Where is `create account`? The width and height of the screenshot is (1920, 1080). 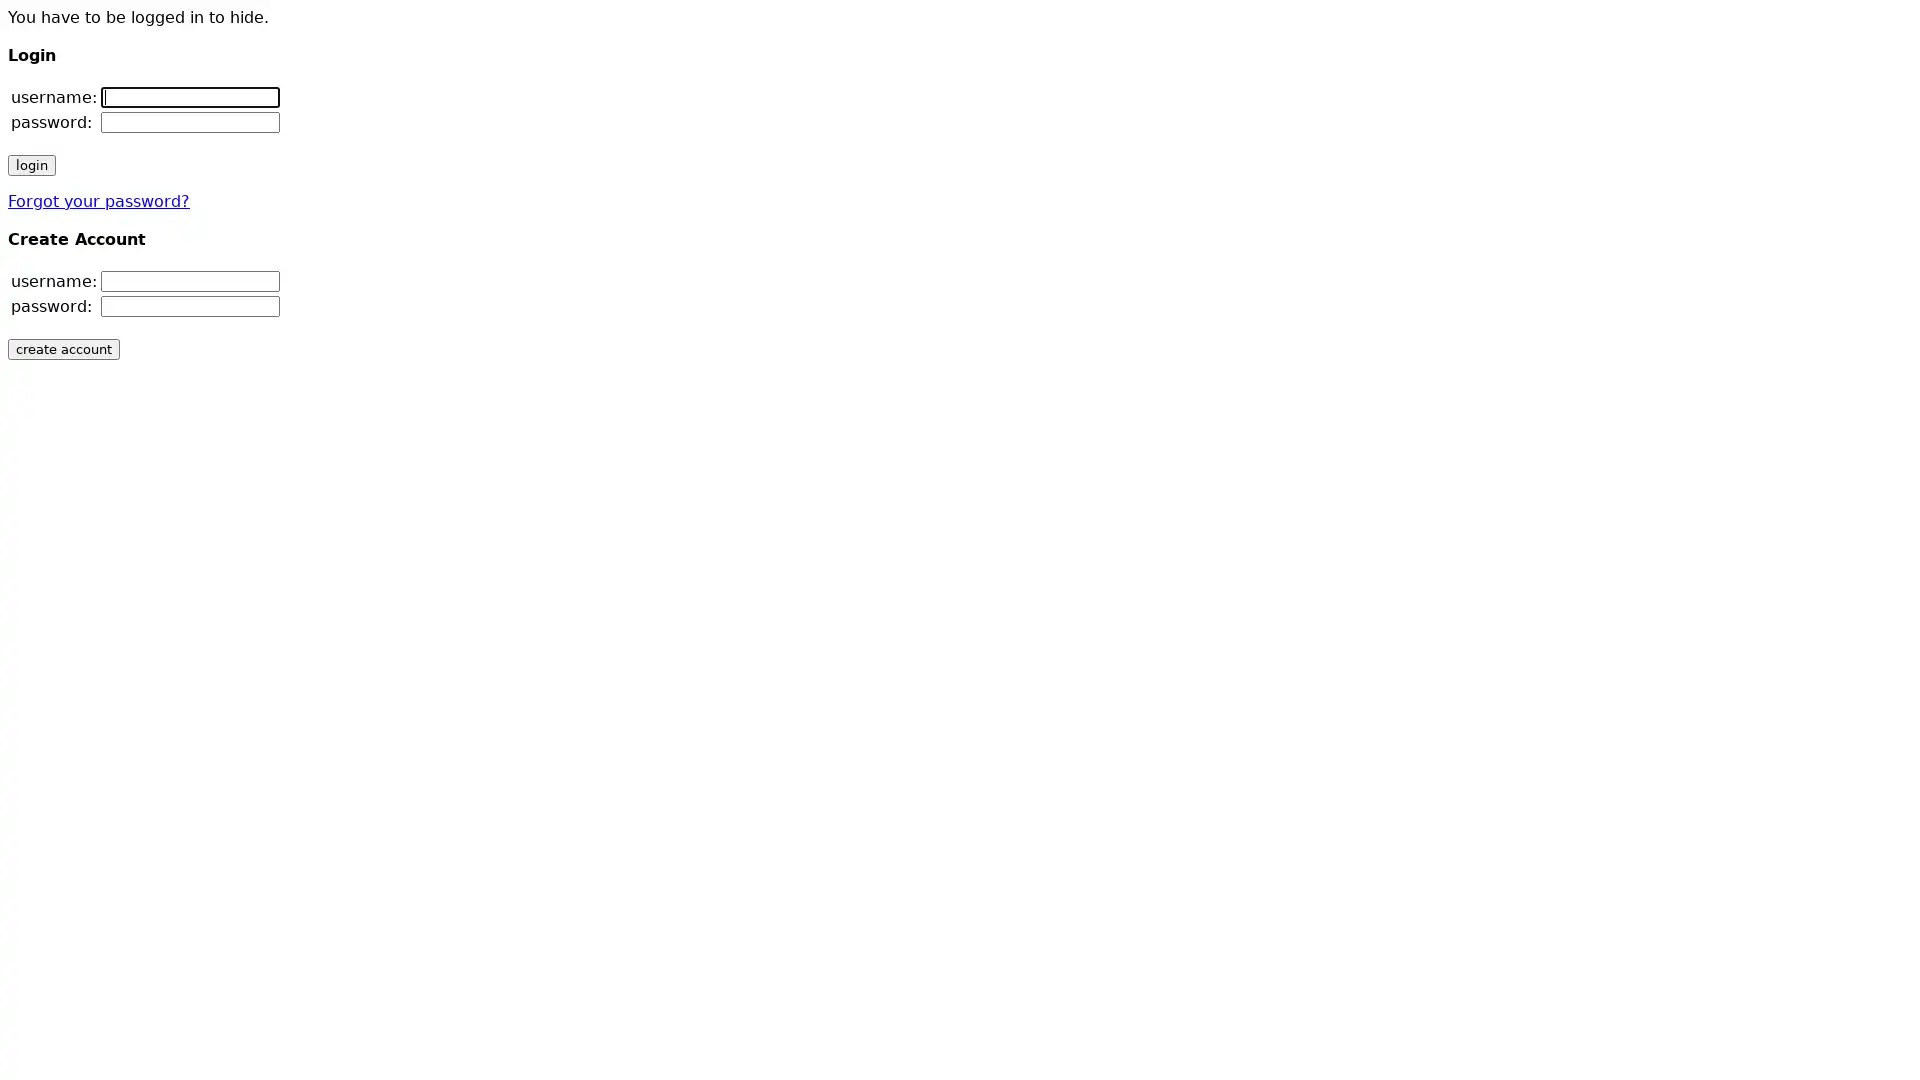 create account is located at coordinates (63, 348).